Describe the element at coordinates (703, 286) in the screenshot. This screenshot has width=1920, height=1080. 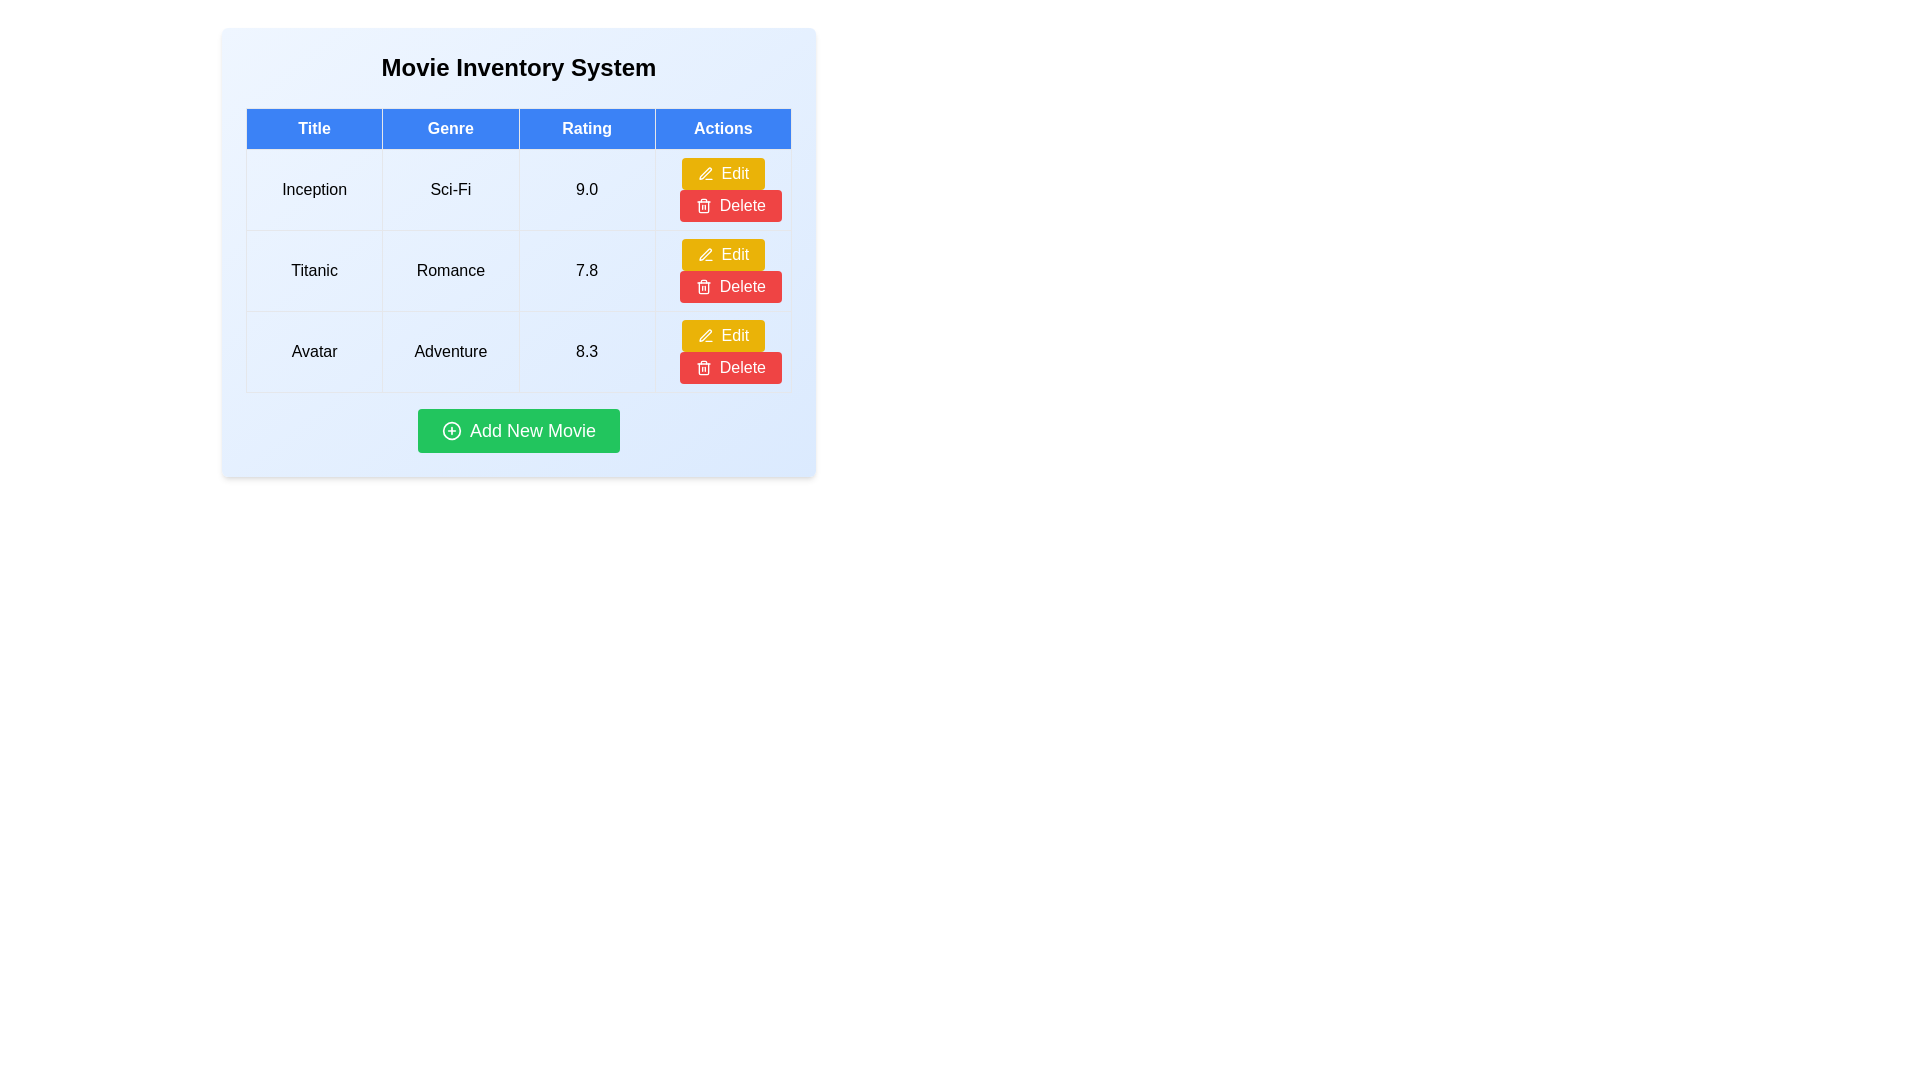
I see `the delete icon for the movie 'Avatar' in the 'Movie Inventory System' table` at that location.